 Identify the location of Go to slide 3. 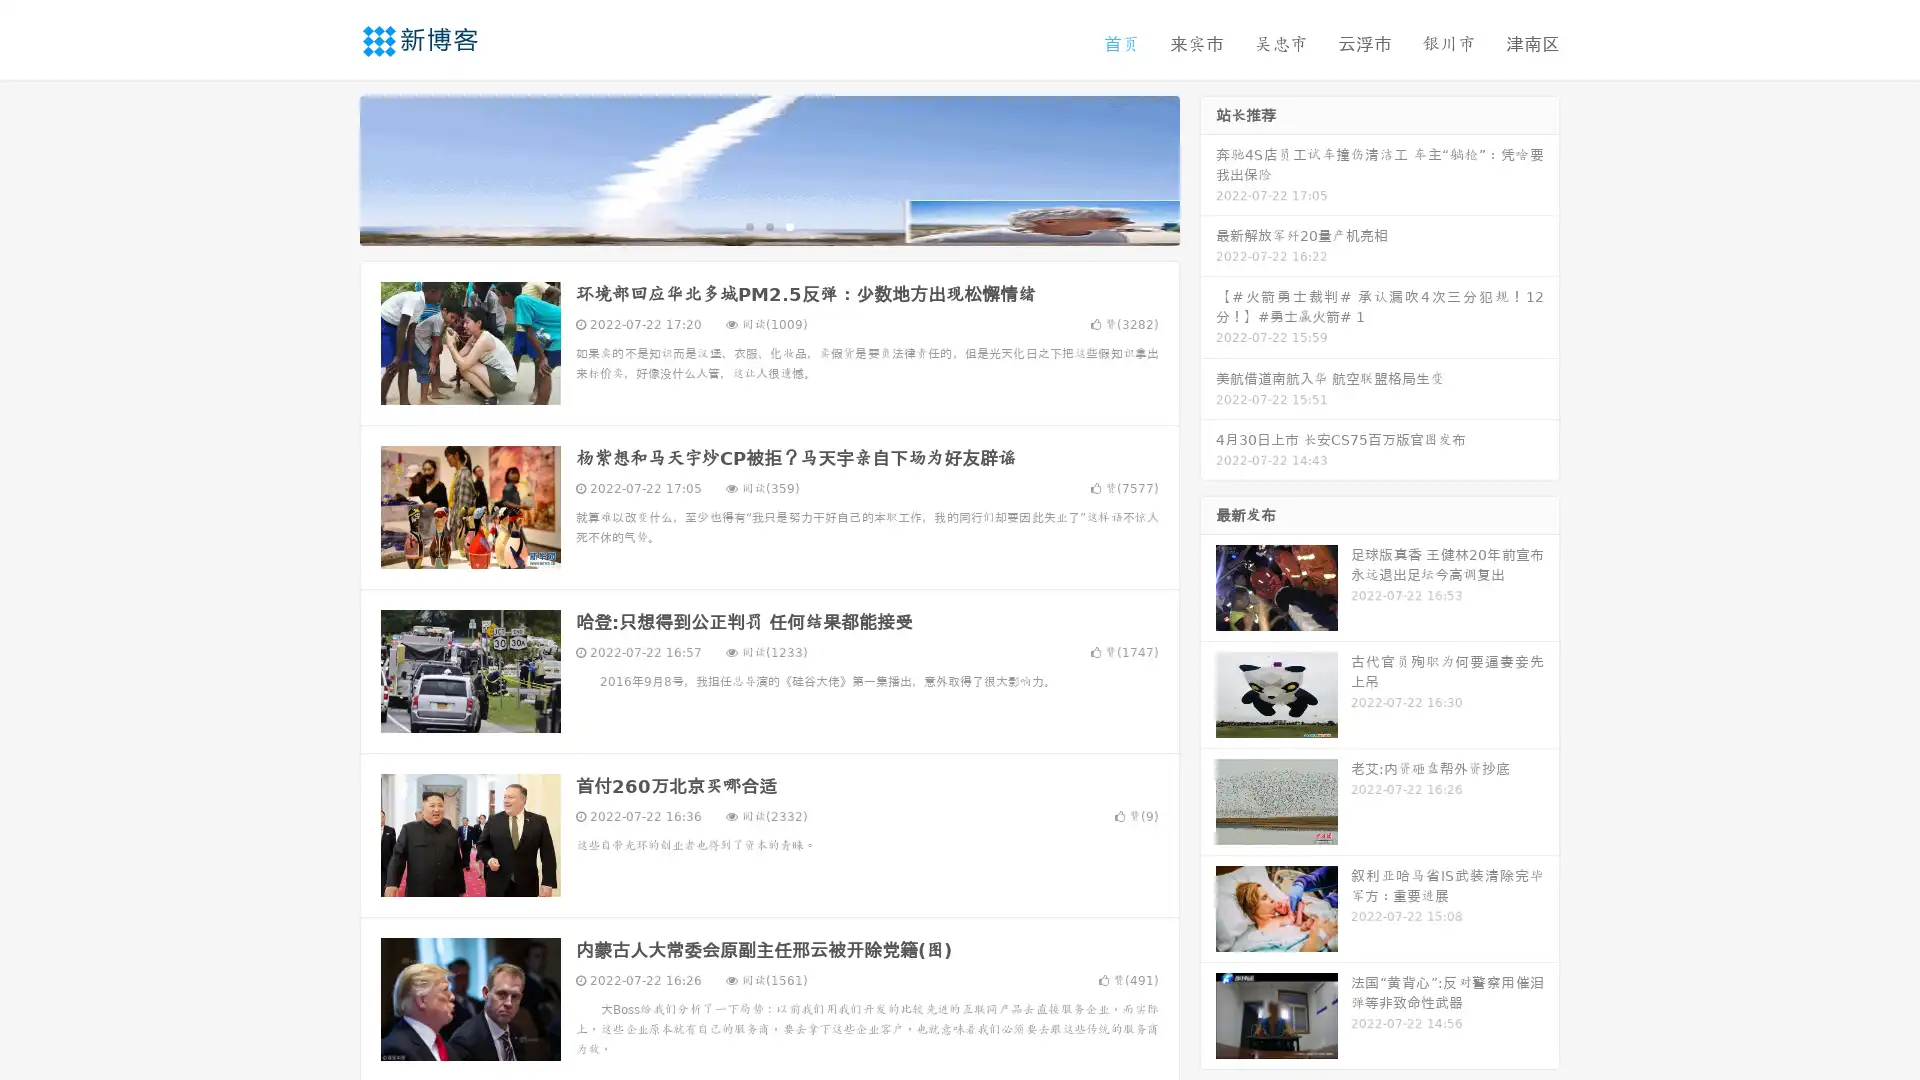
(789, 225).